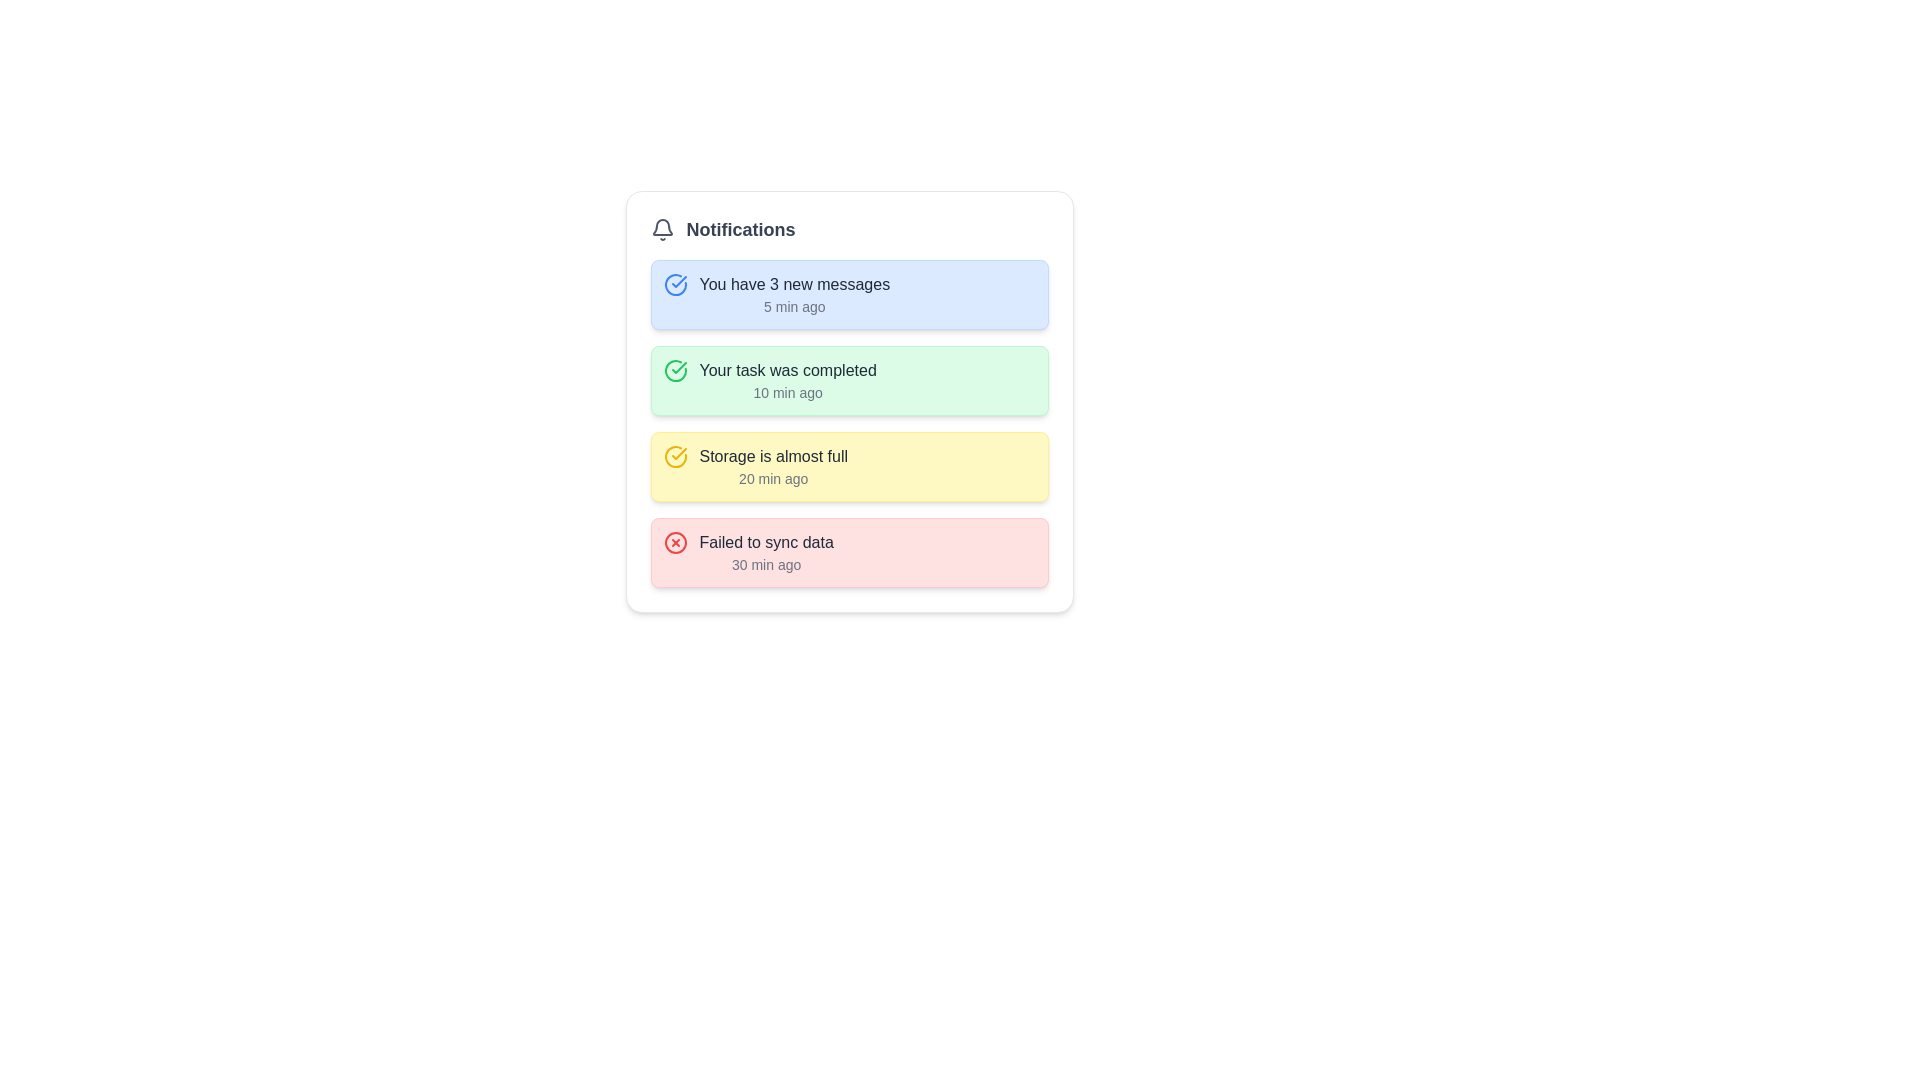 This screenshot has height=1080, width=1920. Describe the element at coordinates (765, 564) in the screenshot. I see `timestamp displayed in the bottom-right corner of the notification card indicating the age of the 'Failed to sync data' message` at that location.